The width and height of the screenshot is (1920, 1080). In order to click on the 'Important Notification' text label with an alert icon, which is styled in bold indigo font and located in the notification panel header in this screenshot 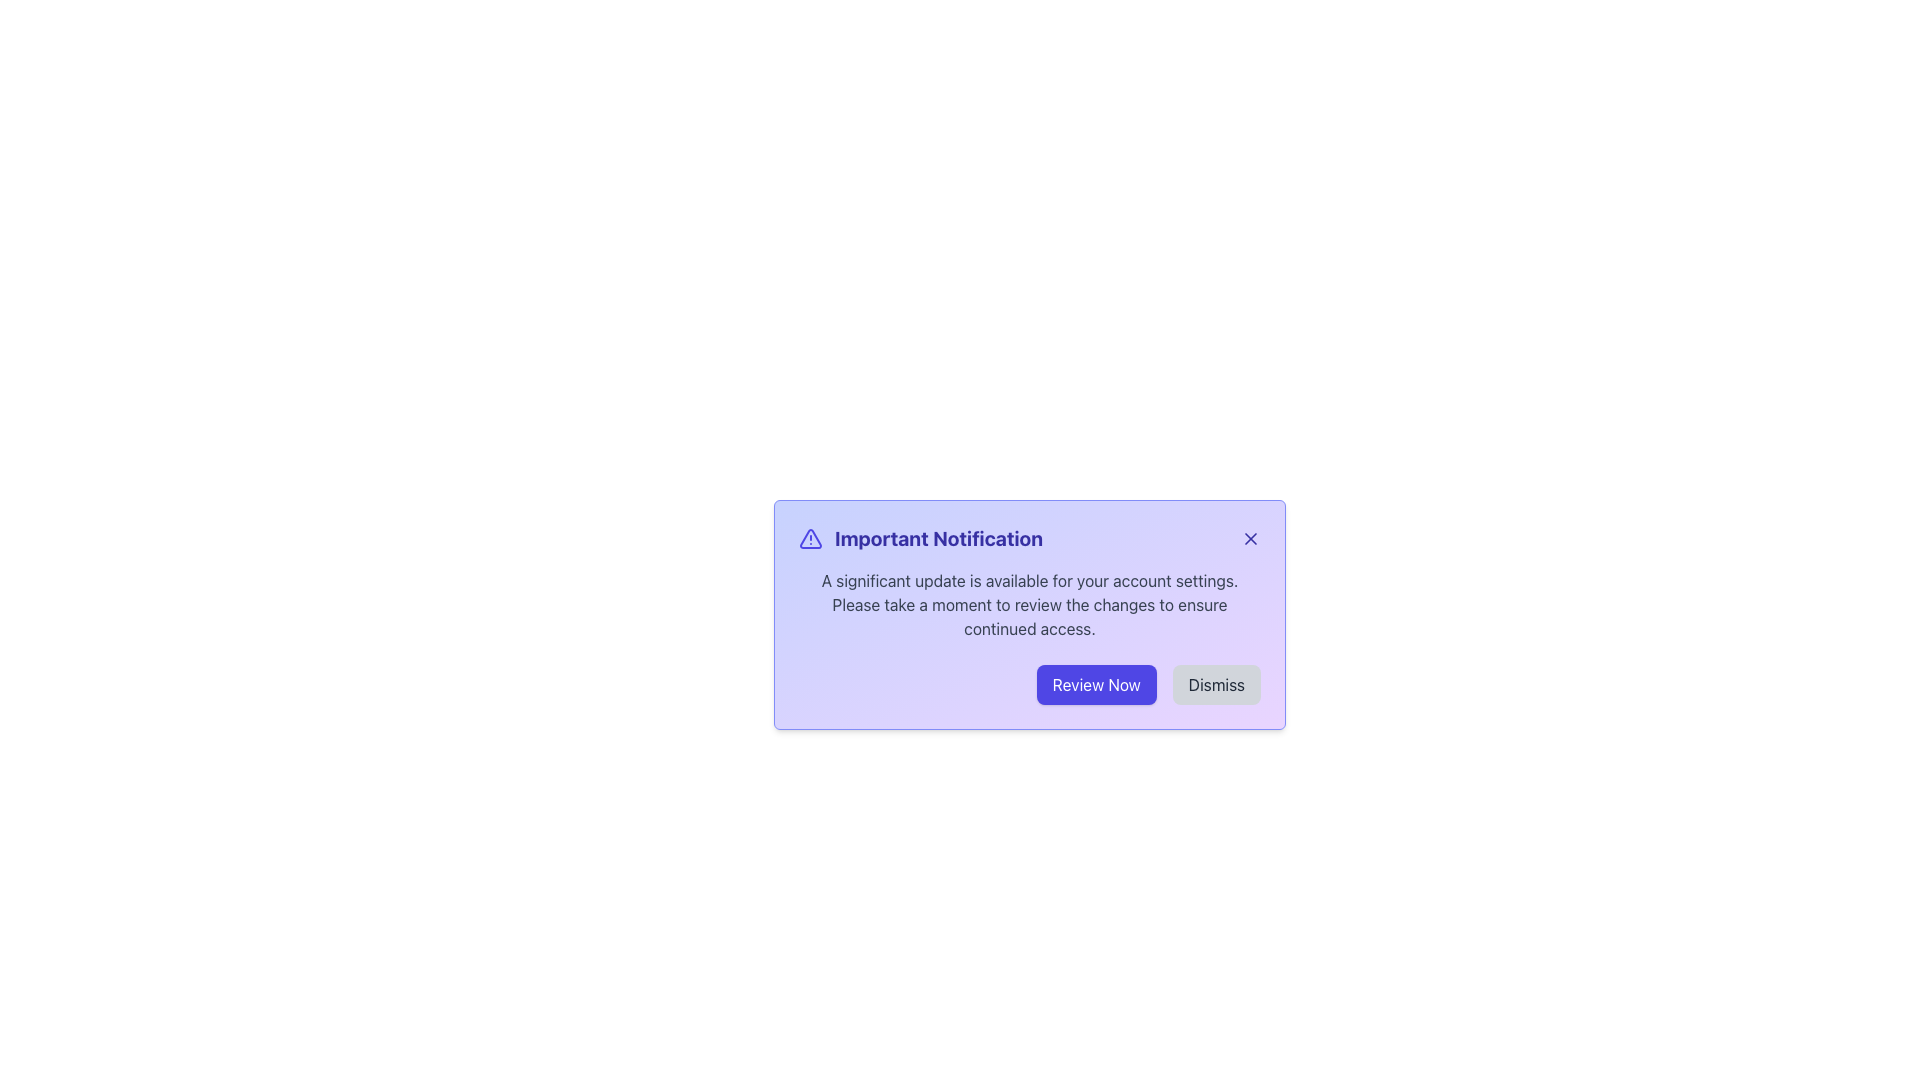, I will do `click(1030, 538)`.